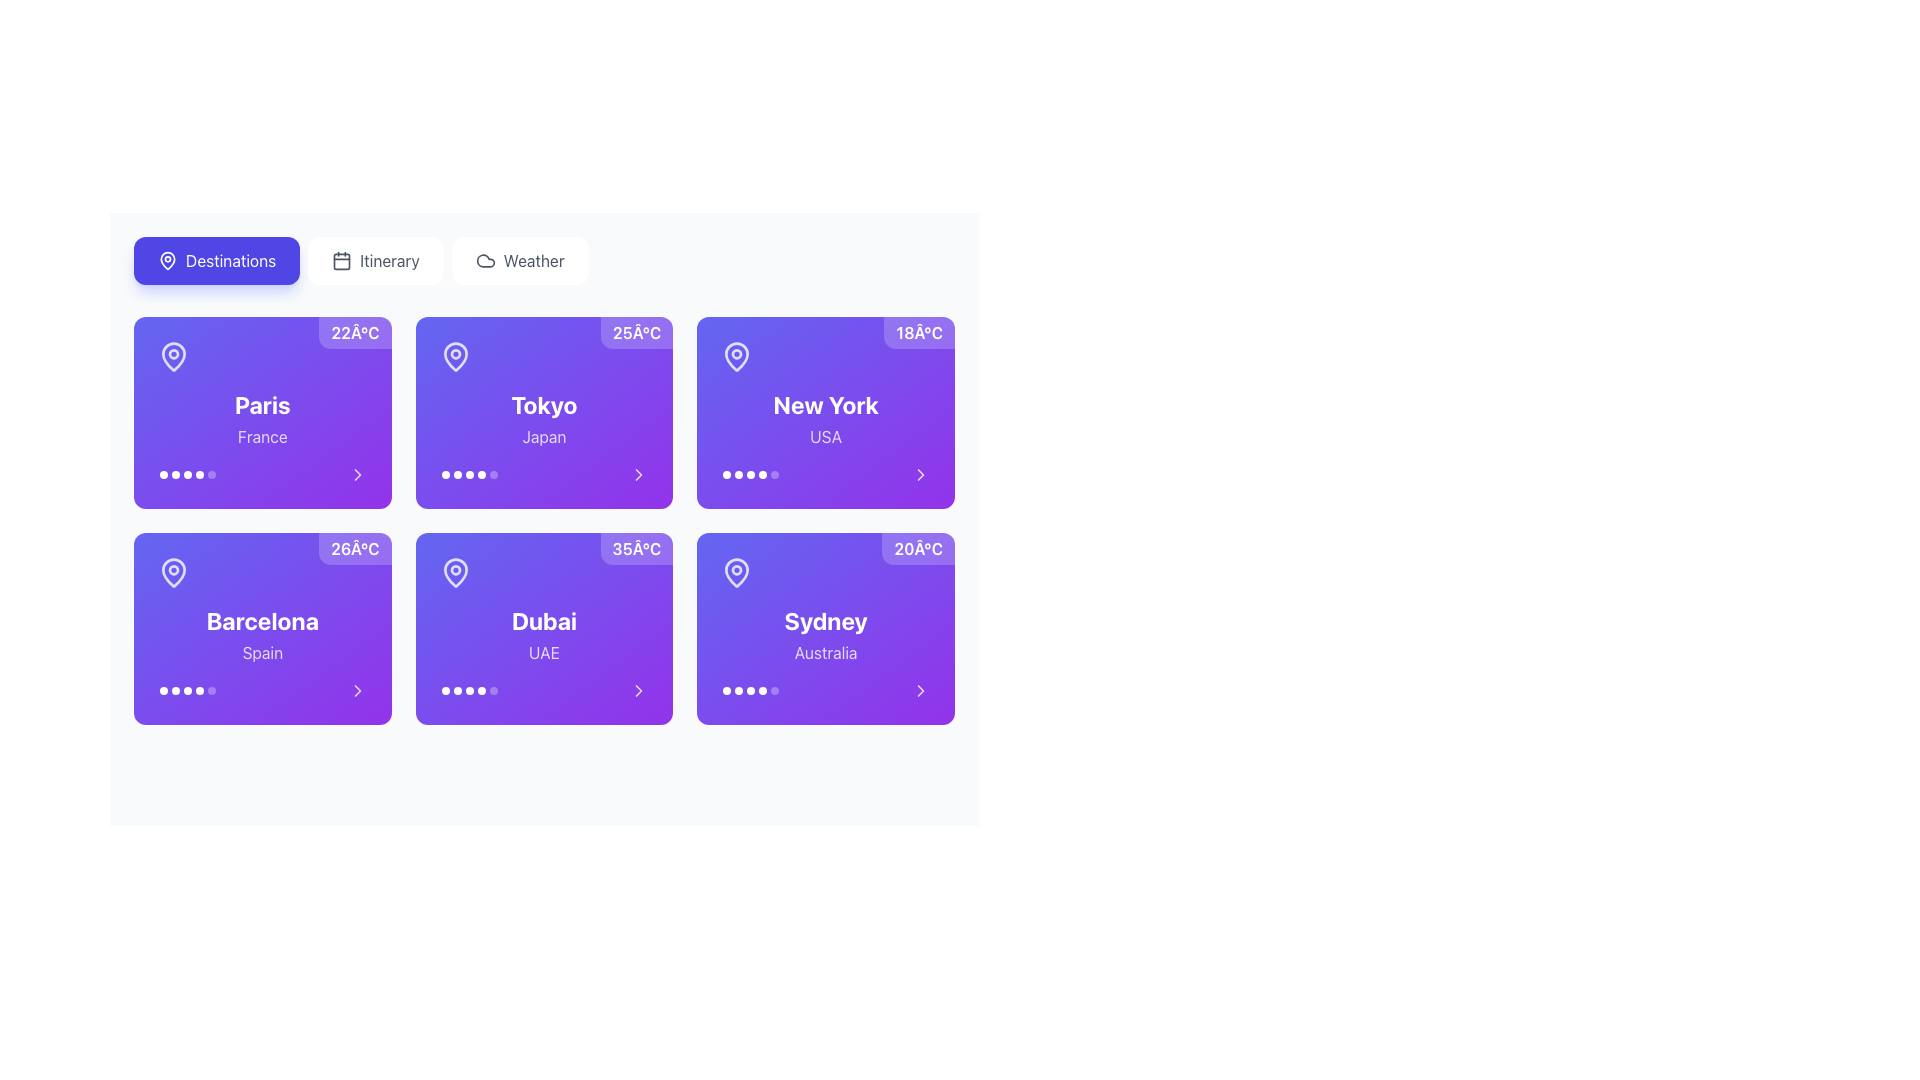 This screenshot has width=1920, height=1080. I want to click on the current pagination state of the five circular indicators in the New York card, located at the lower left section beneath the '18°C' indicator and above the chevron-right icon, so click(750, 474).